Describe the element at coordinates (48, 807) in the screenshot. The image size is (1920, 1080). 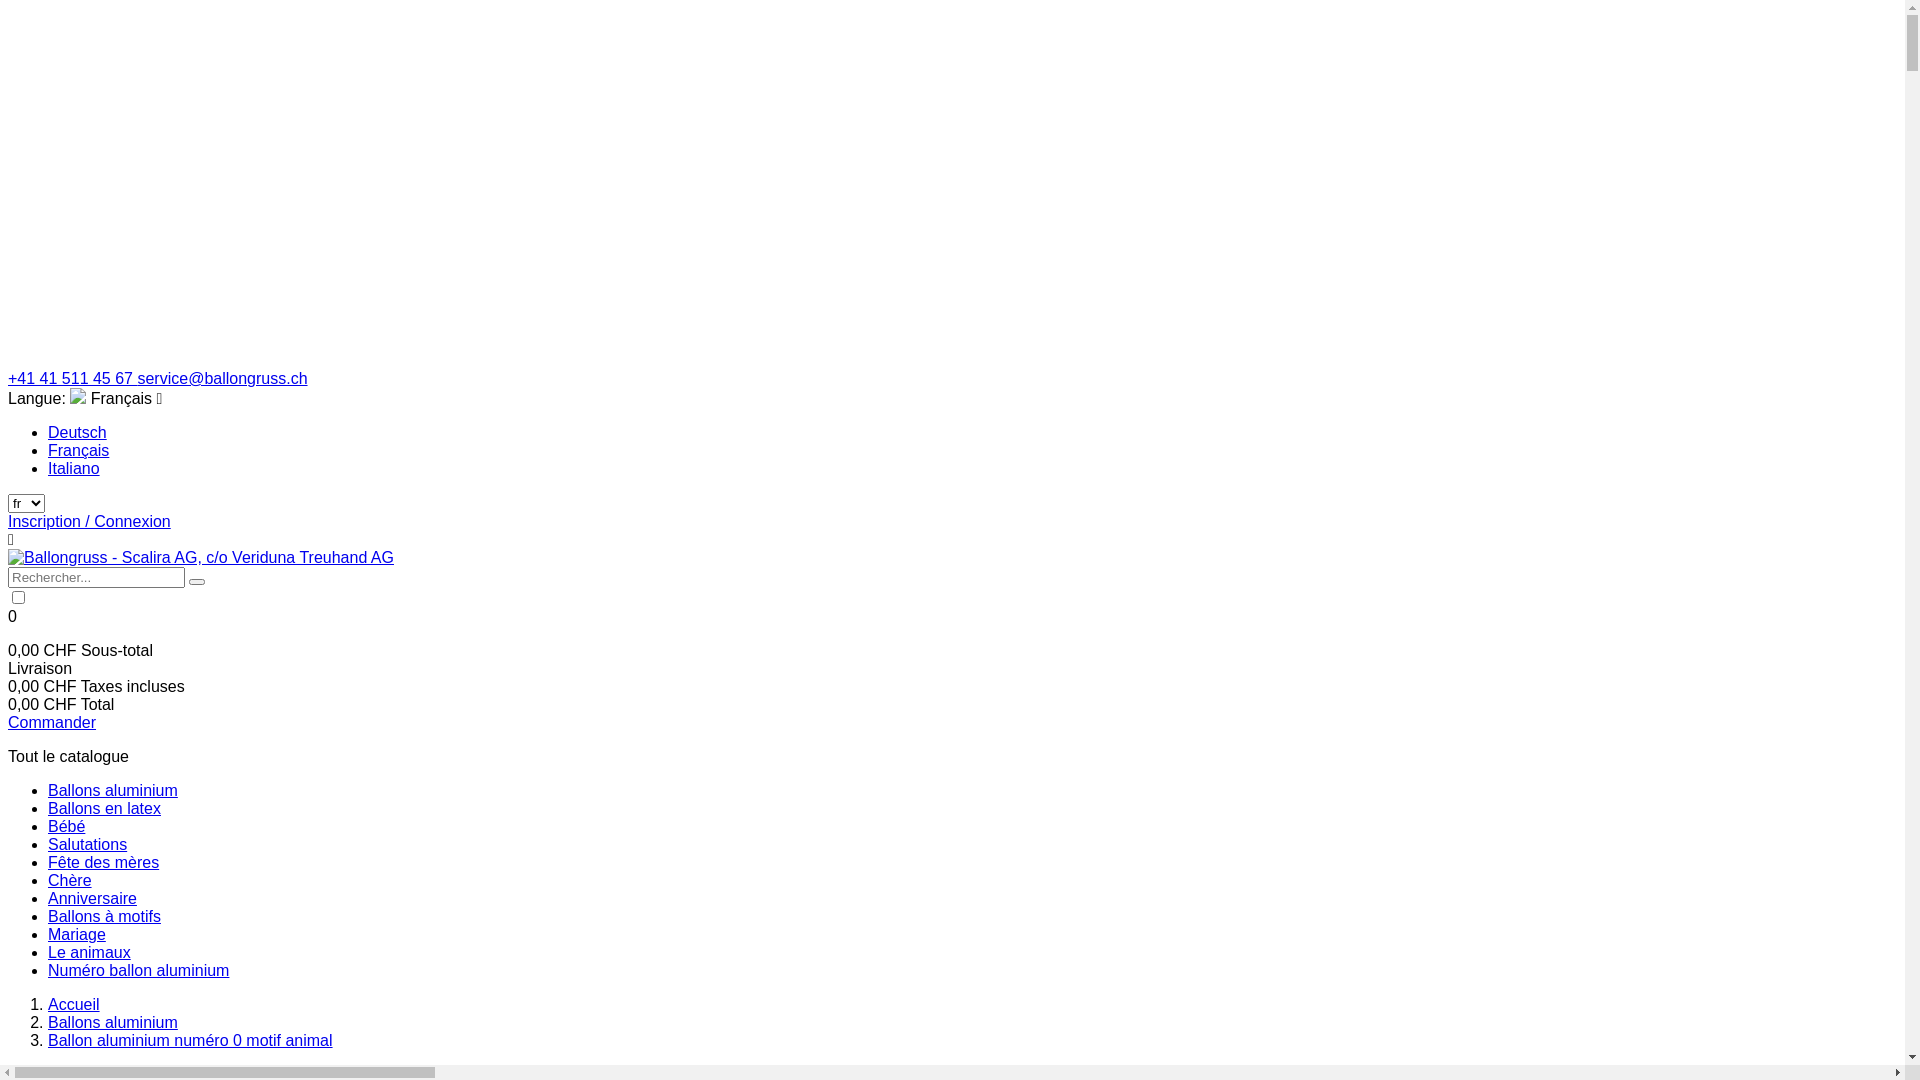
I see `'Ballons en latex'` at that location.